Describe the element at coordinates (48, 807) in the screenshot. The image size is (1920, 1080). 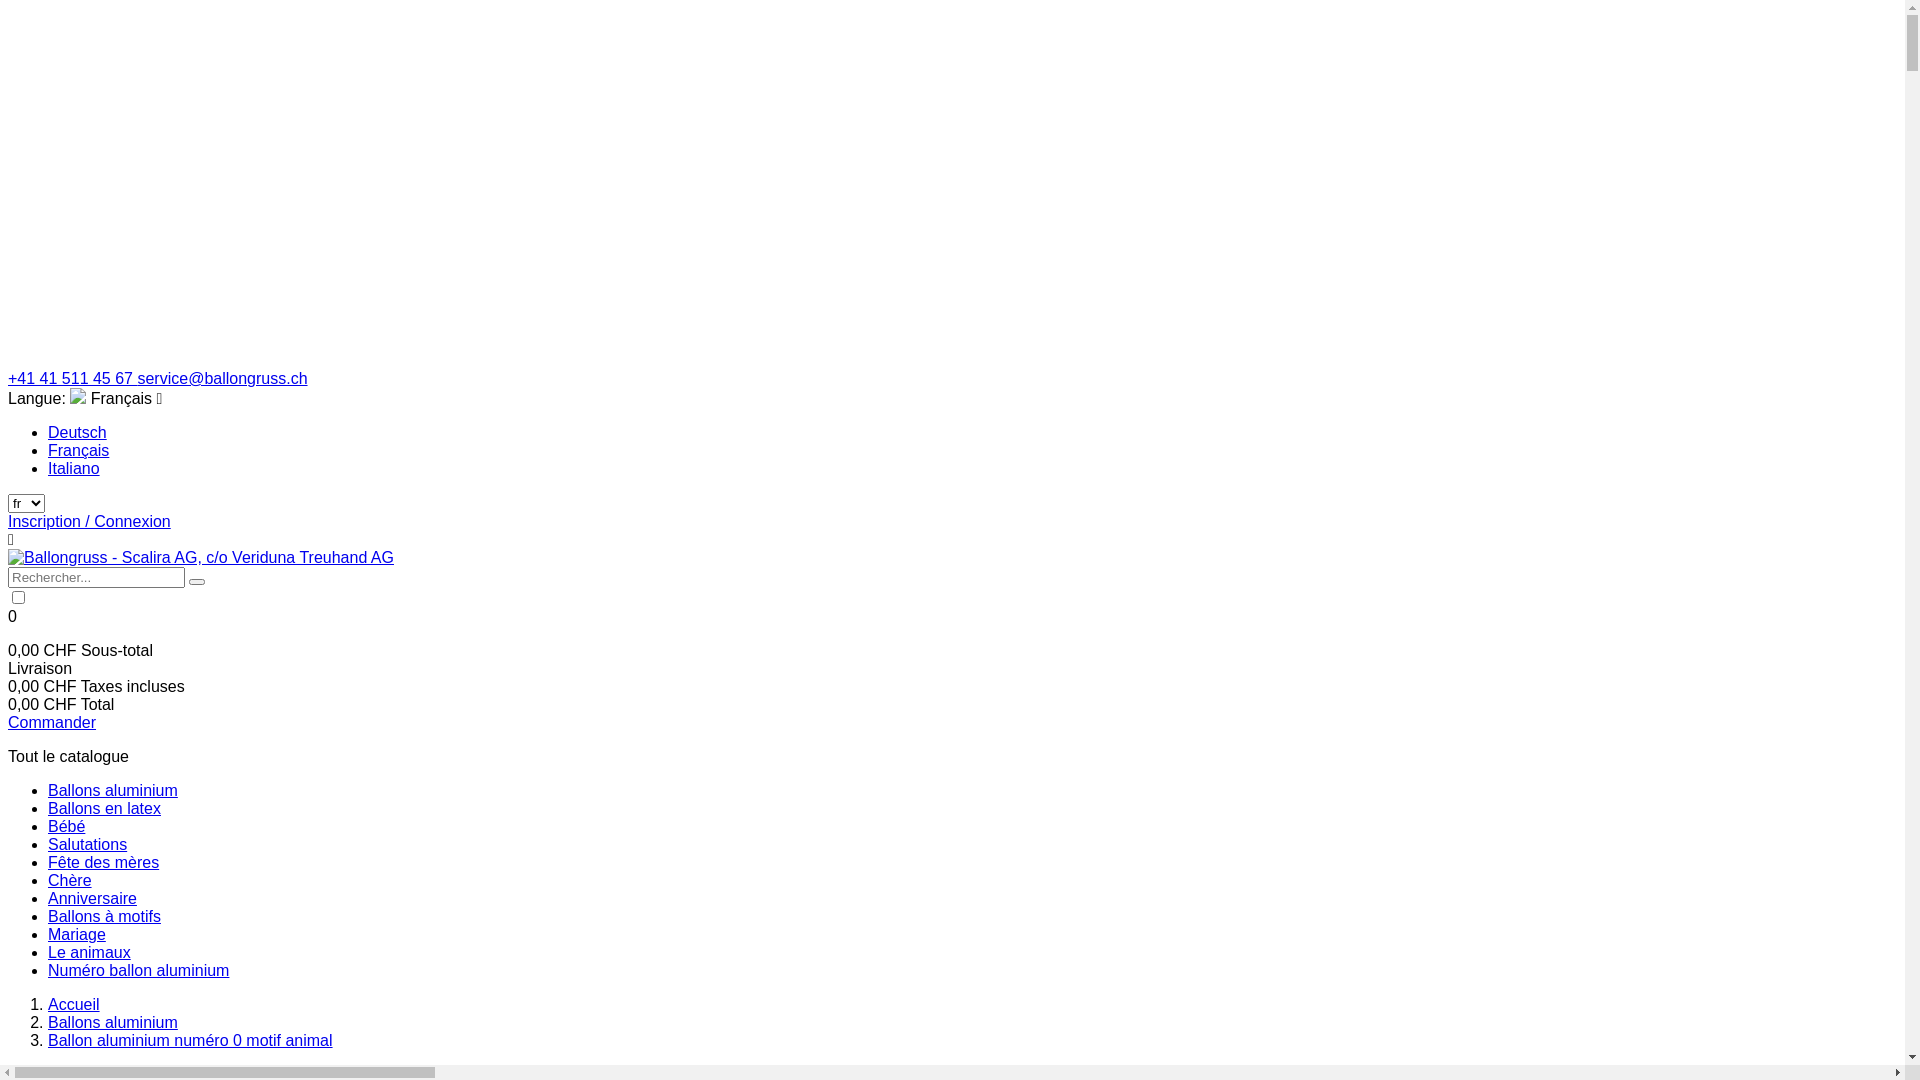
I see `'Ballons en latex'` at that location.